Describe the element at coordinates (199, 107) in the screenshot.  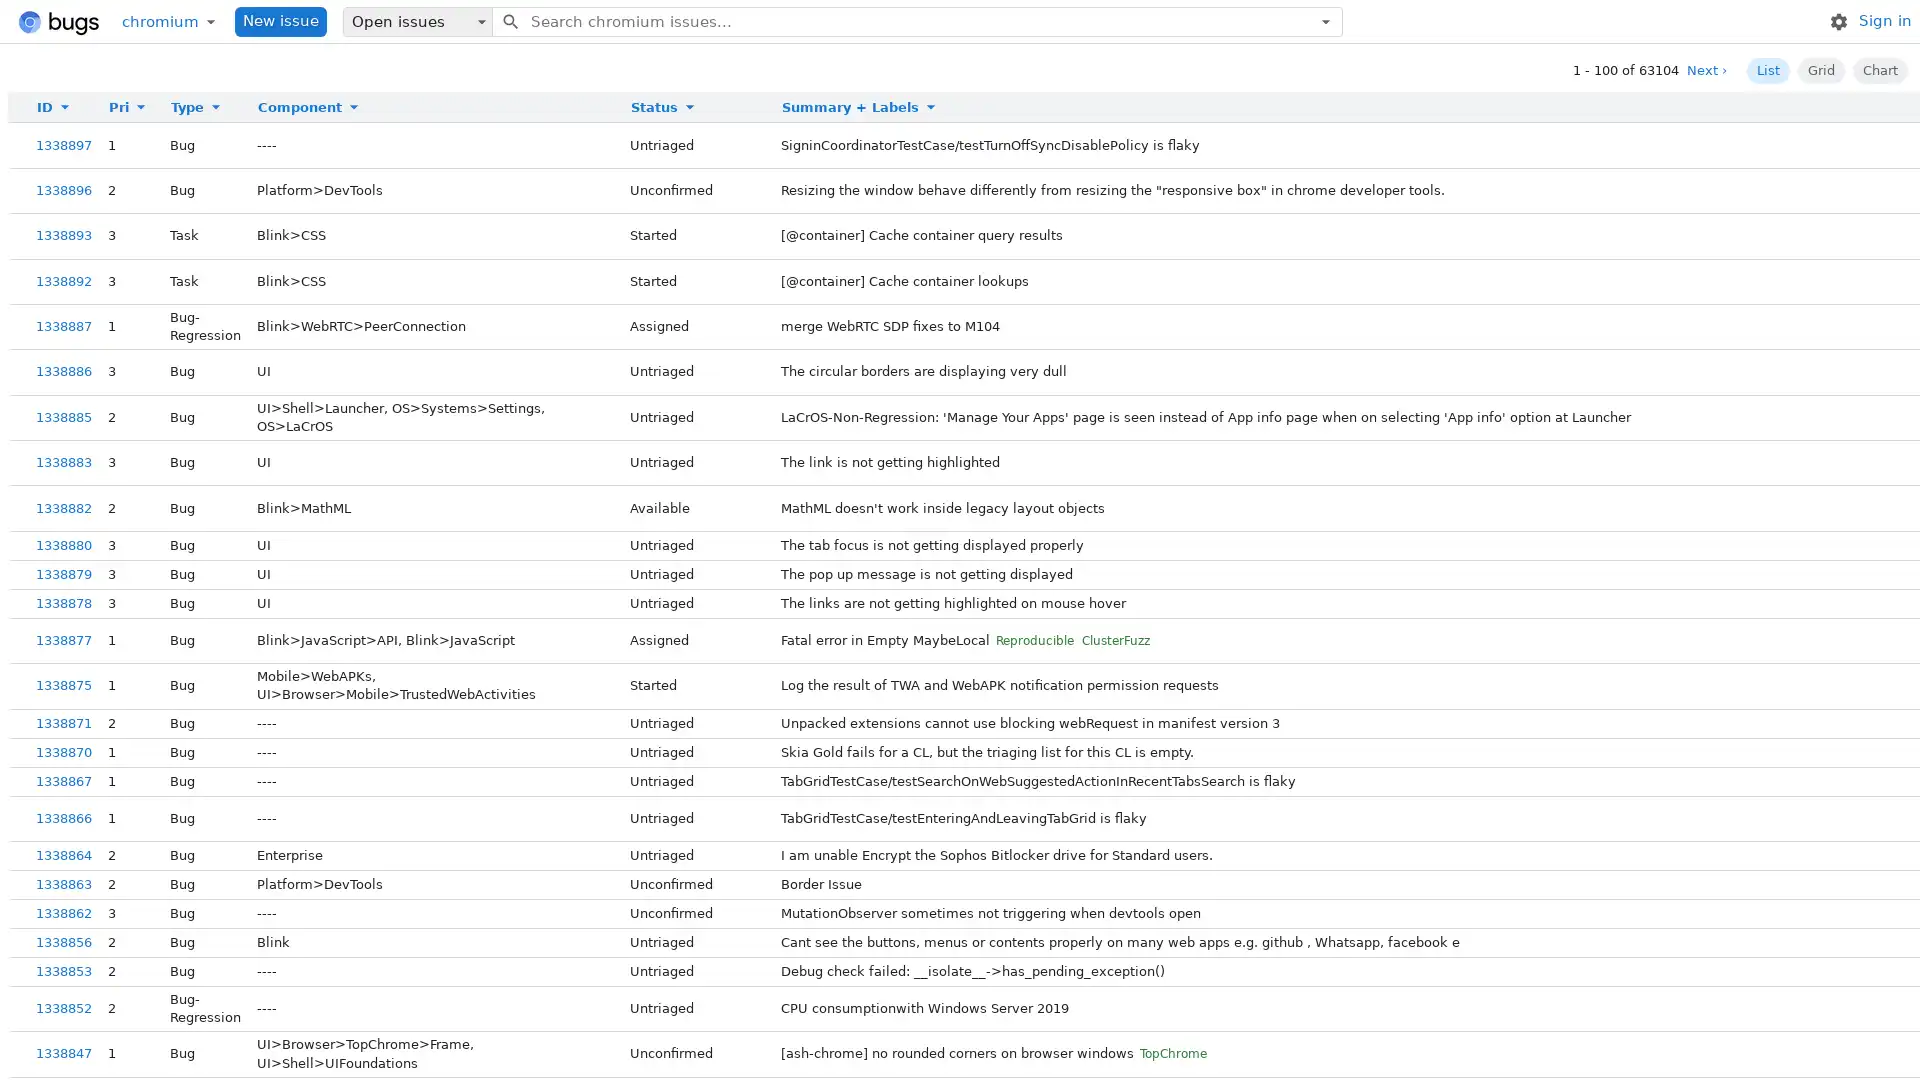
I see `Type` at that location.